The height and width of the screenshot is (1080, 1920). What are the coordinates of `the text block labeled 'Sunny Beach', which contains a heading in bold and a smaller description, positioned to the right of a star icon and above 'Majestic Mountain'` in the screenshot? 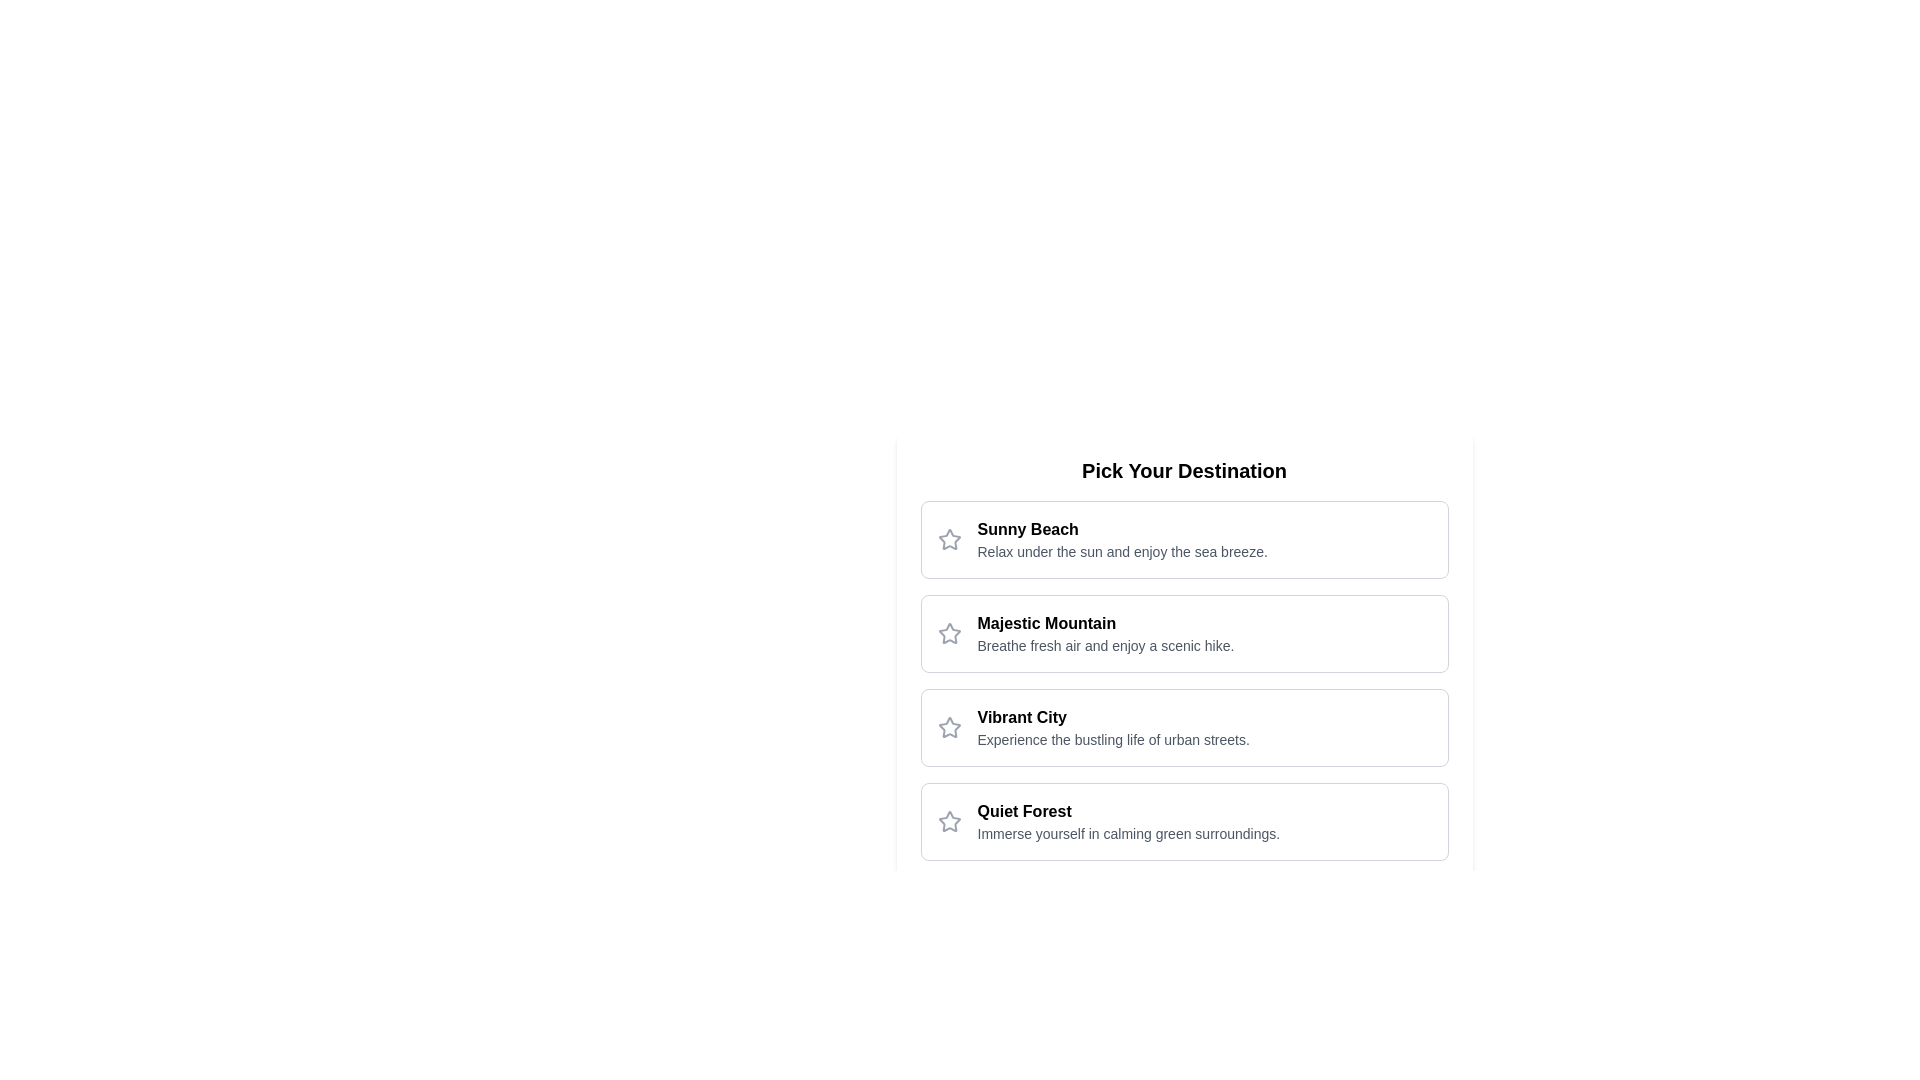 It's located at (1122, 540).